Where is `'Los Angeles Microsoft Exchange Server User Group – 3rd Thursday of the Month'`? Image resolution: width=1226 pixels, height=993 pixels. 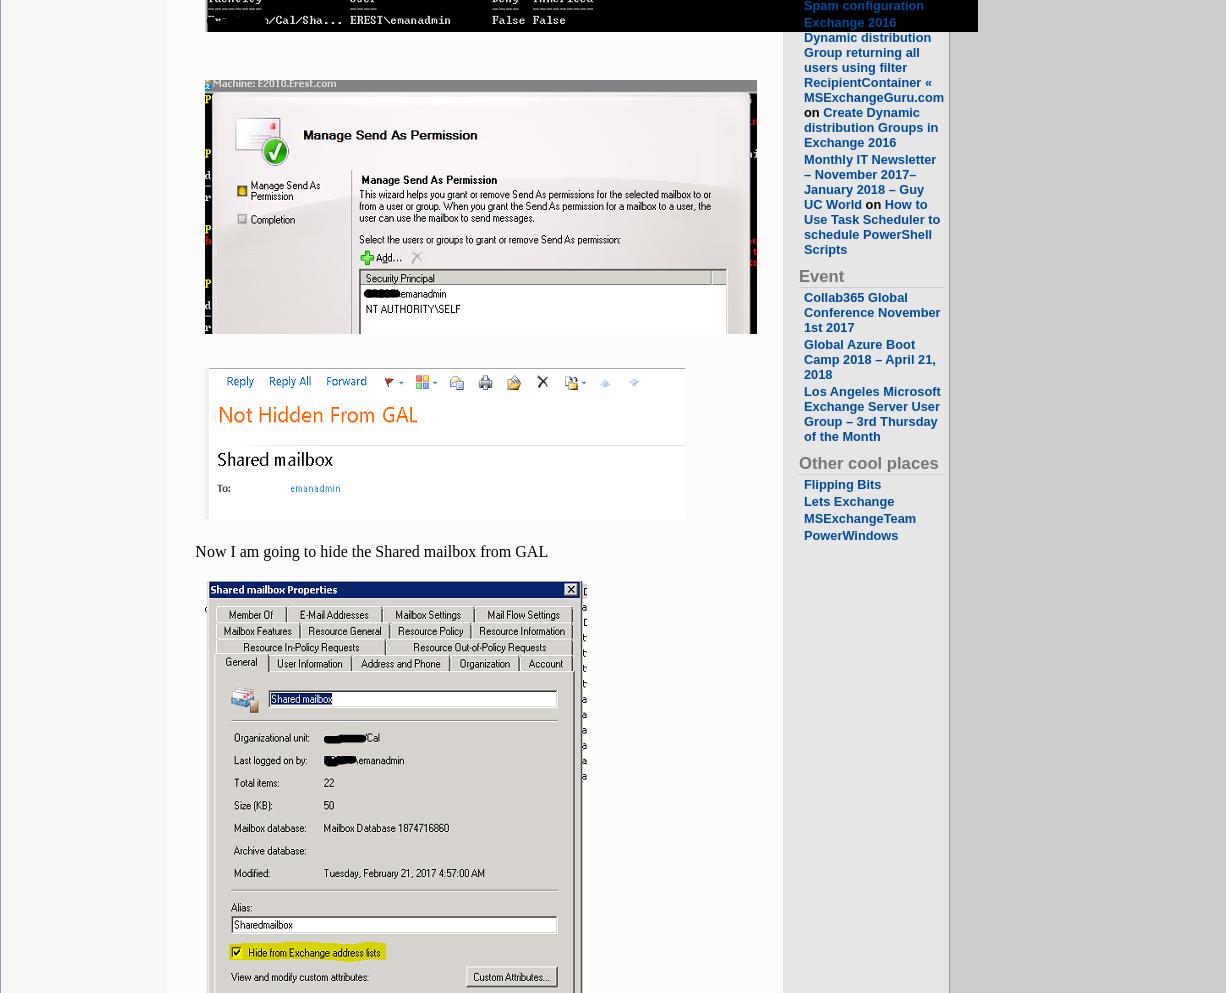 'Los Angeles Microsoft Exchange Server User Group – 3rd Thursday of the Month' is located at coordinates (872, 412).